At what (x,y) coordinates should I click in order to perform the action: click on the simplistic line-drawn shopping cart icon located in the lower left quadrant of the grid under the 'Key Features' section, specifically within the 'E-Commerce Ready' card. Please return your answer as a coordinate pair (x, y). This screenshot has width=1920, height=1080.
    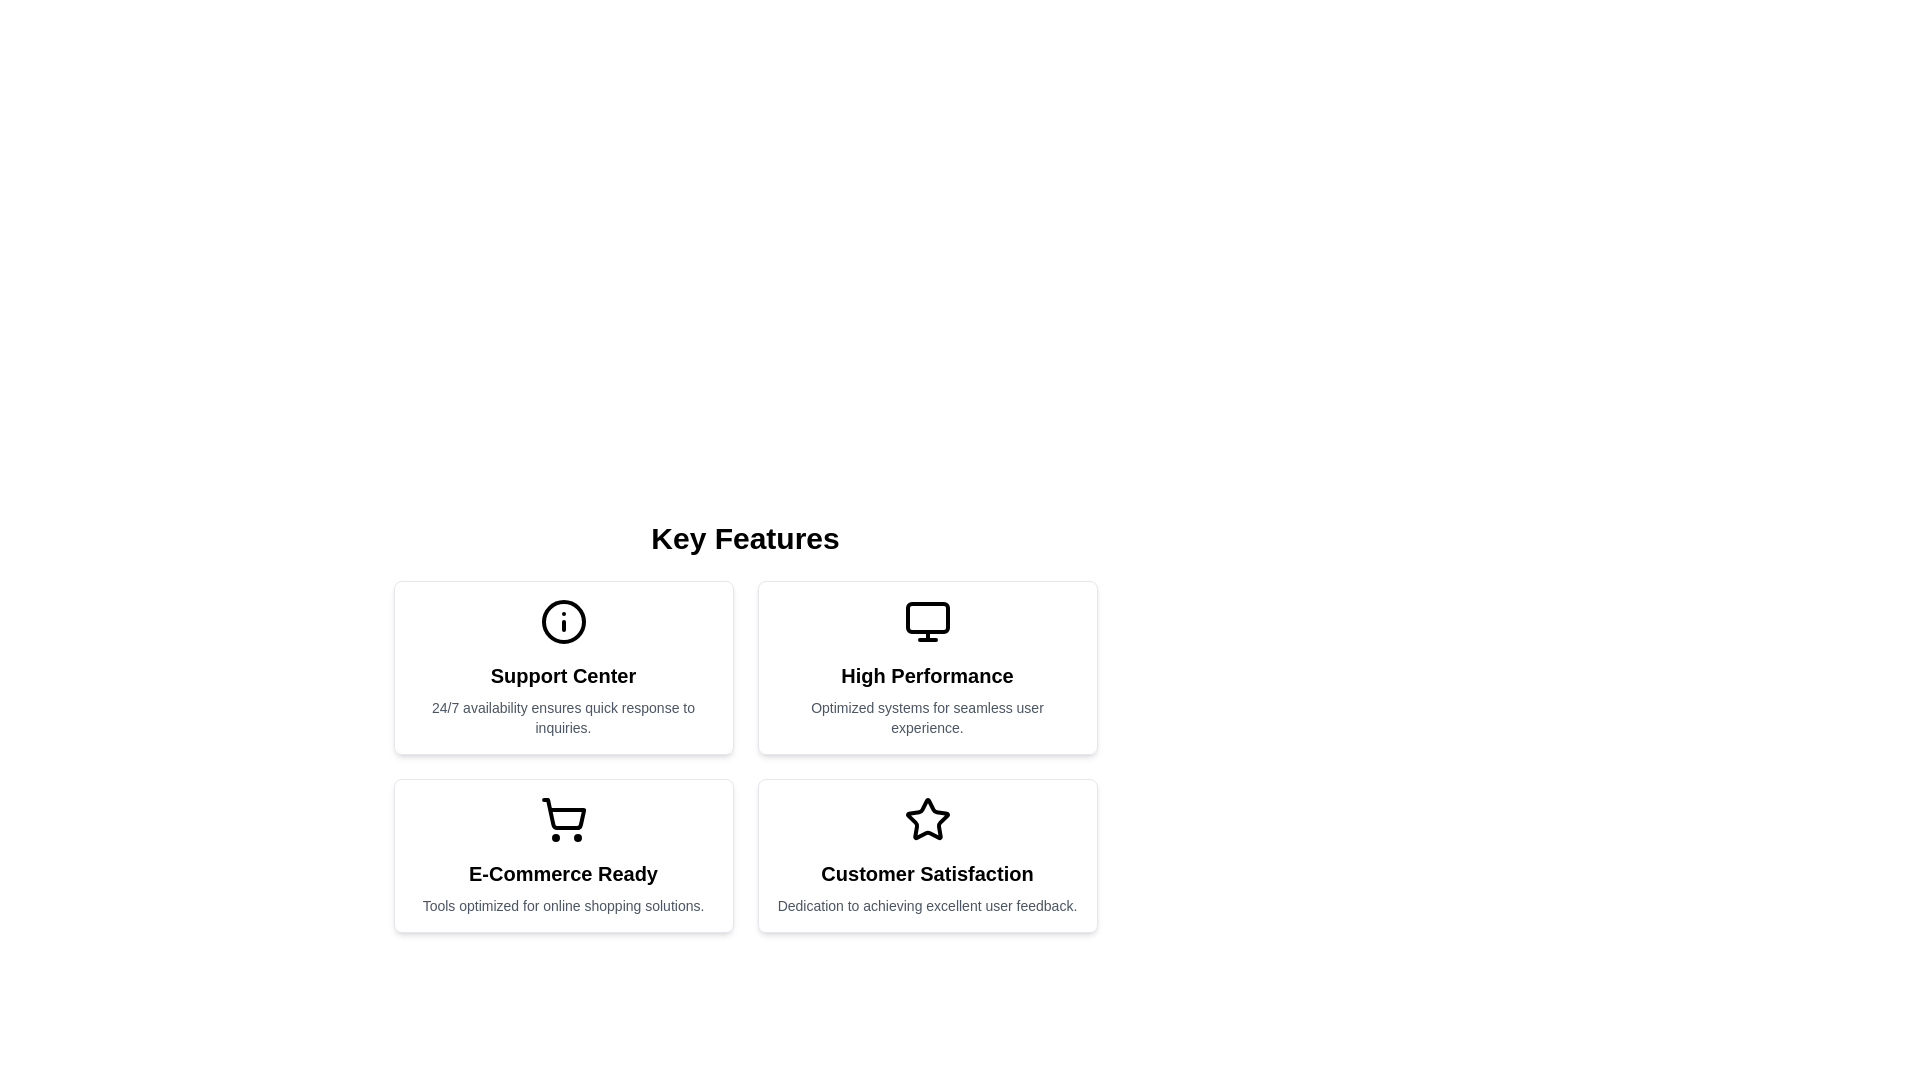
    Looking at the image, I should click on (562, 820).